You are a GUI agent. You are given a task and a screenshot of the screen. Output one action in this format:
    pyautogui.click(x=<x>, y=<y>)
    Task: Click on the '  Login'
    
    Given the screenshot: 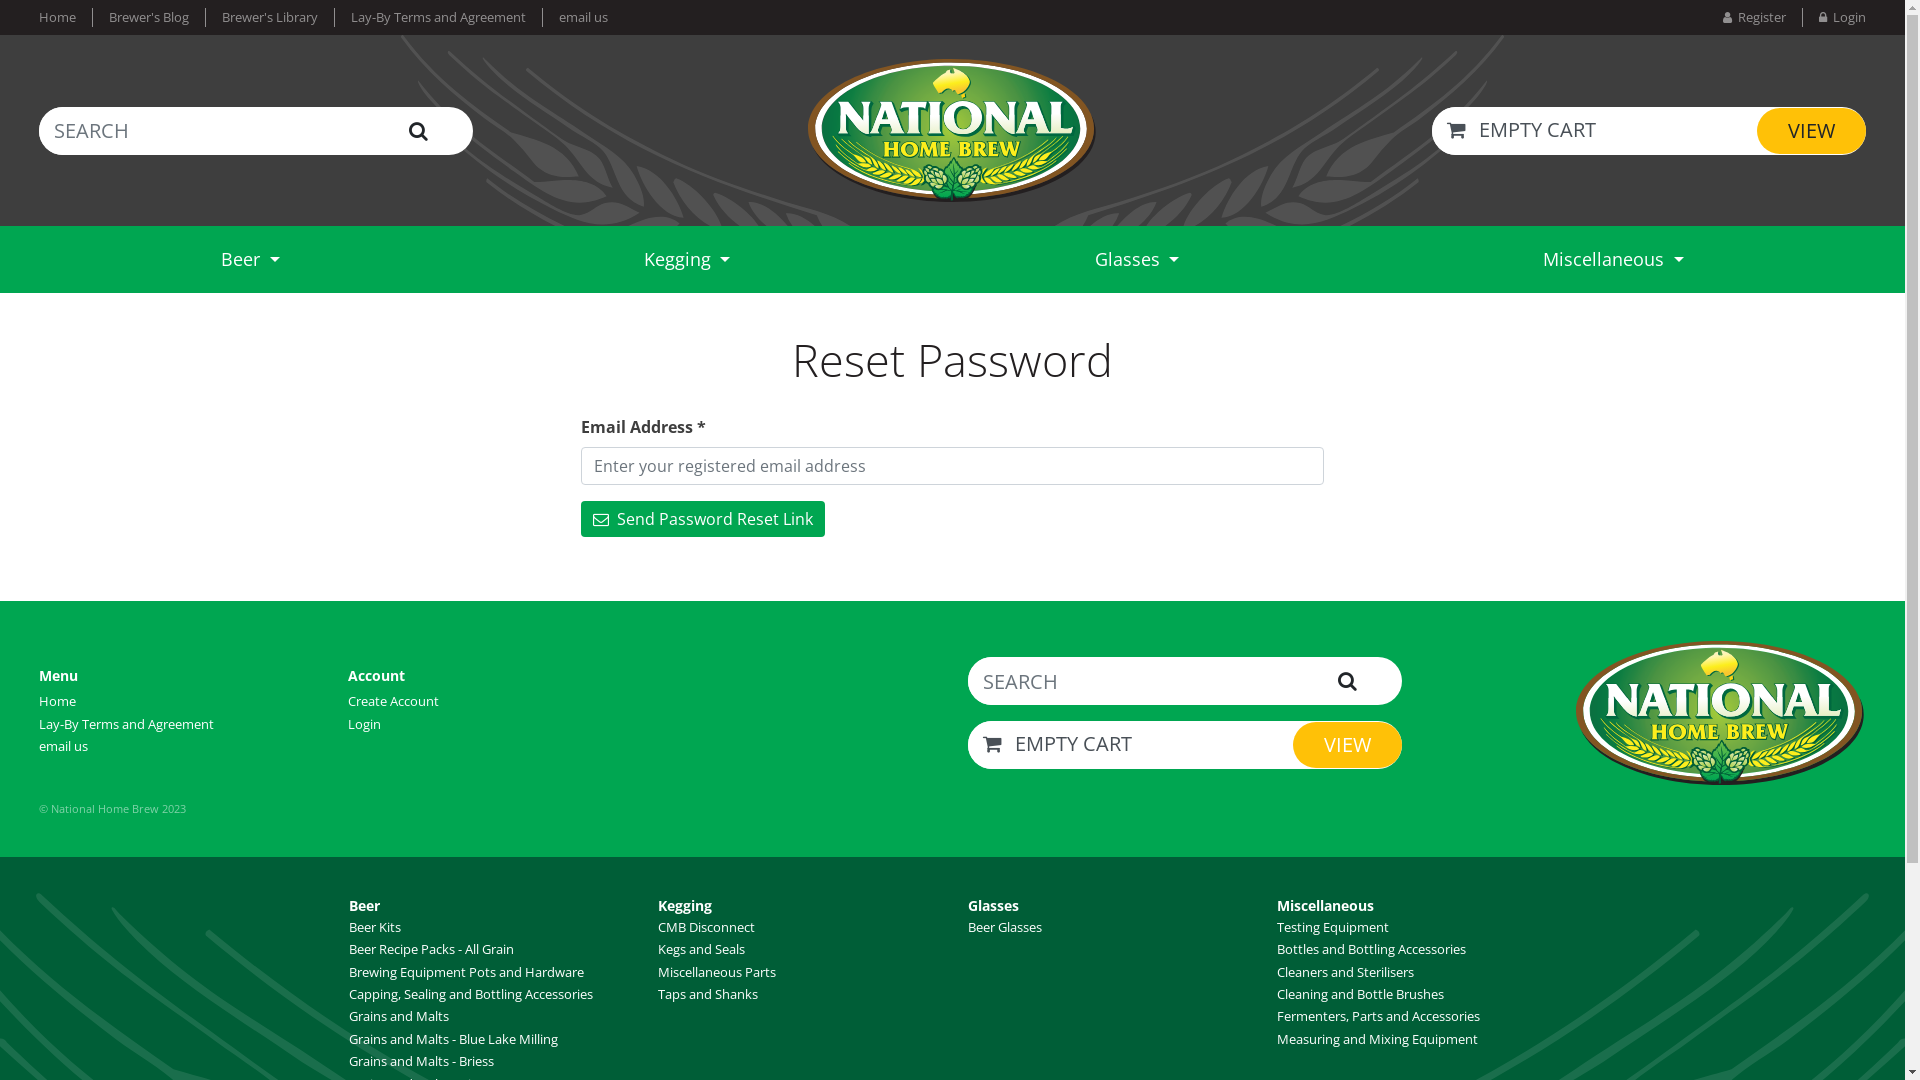 What is the action you would take?
    pyautogui.click(x=1833, y=17)
    